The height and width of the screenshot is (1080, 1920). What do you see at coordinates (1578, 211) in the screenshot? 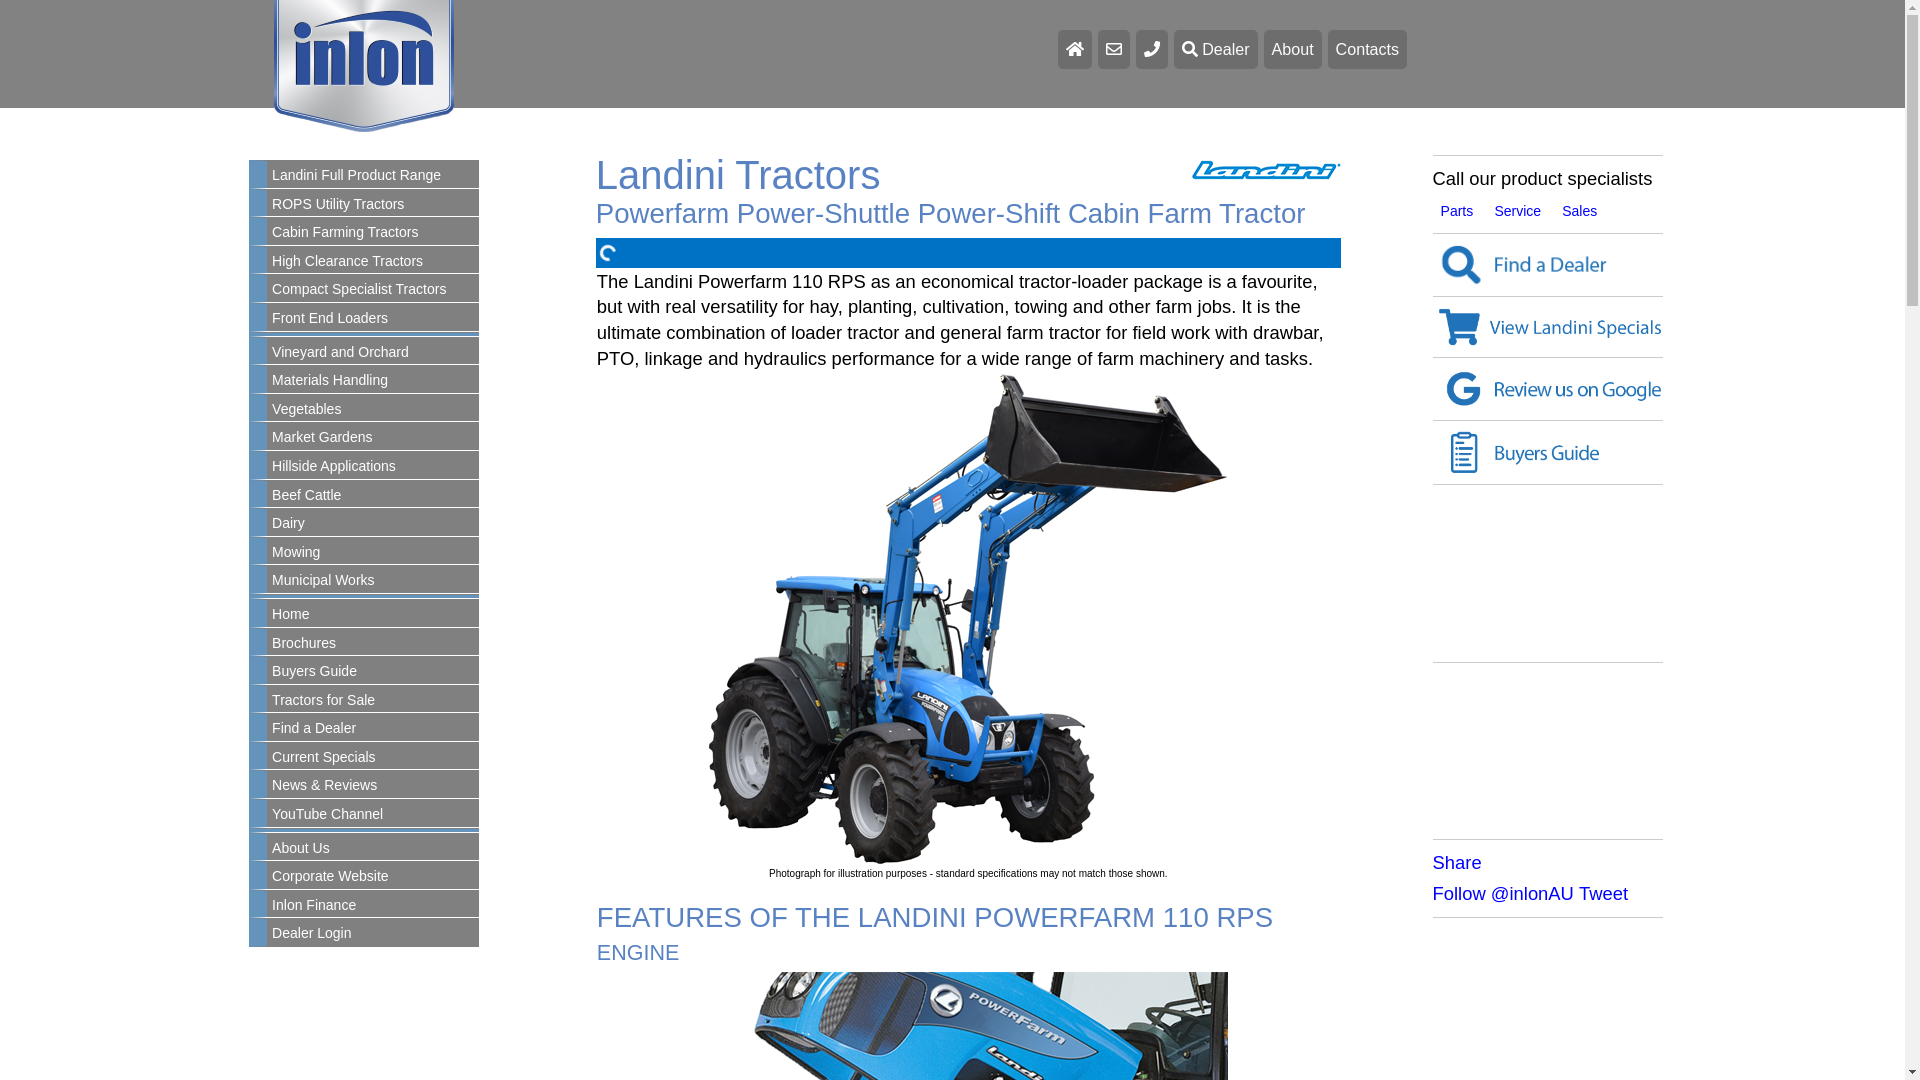
I see `'Sales'` at bounding box center [1578, 211].